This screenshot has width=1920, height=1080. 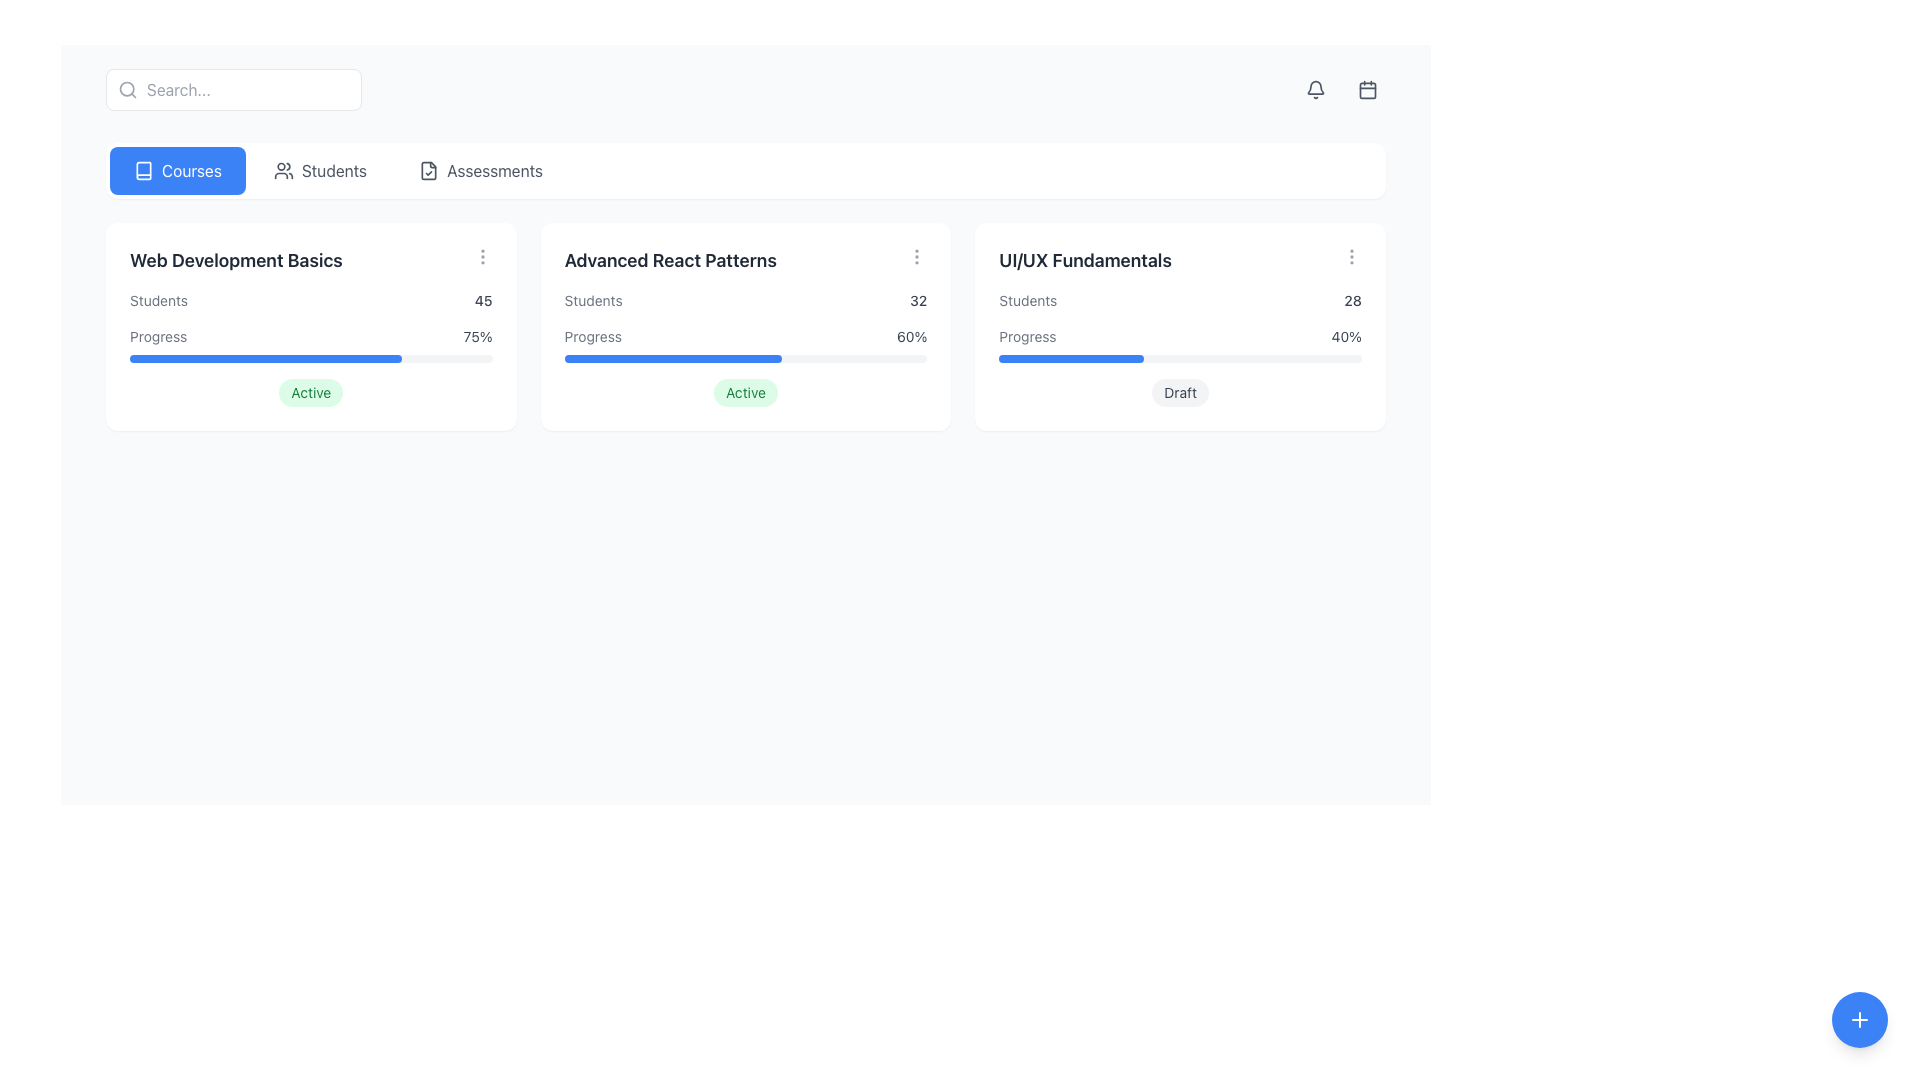 What do you see at coordinates (310, 393) in the screenshot?
I see `the status label indicating the current active state of the course 'Web Development Basics', located beneath the progress bar and centered horizontally within the card` at bounding box center [310, 393].